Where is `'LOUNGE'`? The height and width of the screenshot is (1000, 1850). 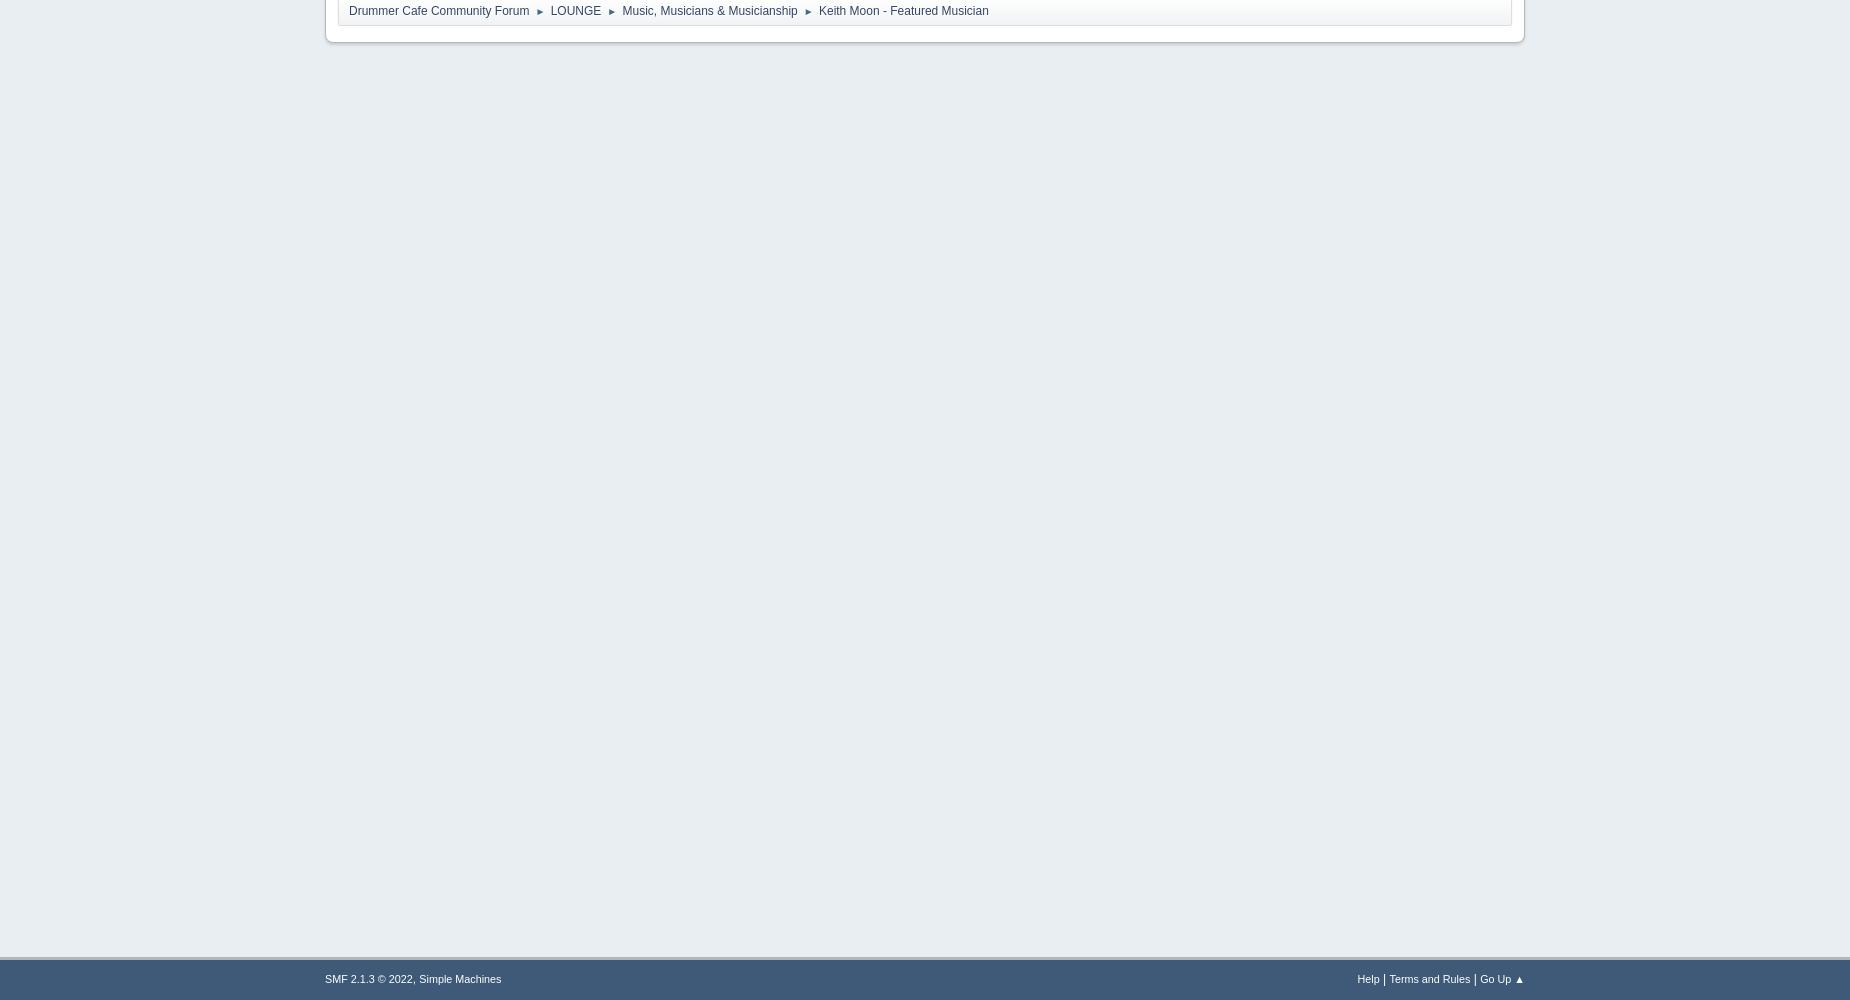 'LOUNGE' is located at coordinates (575, 11).